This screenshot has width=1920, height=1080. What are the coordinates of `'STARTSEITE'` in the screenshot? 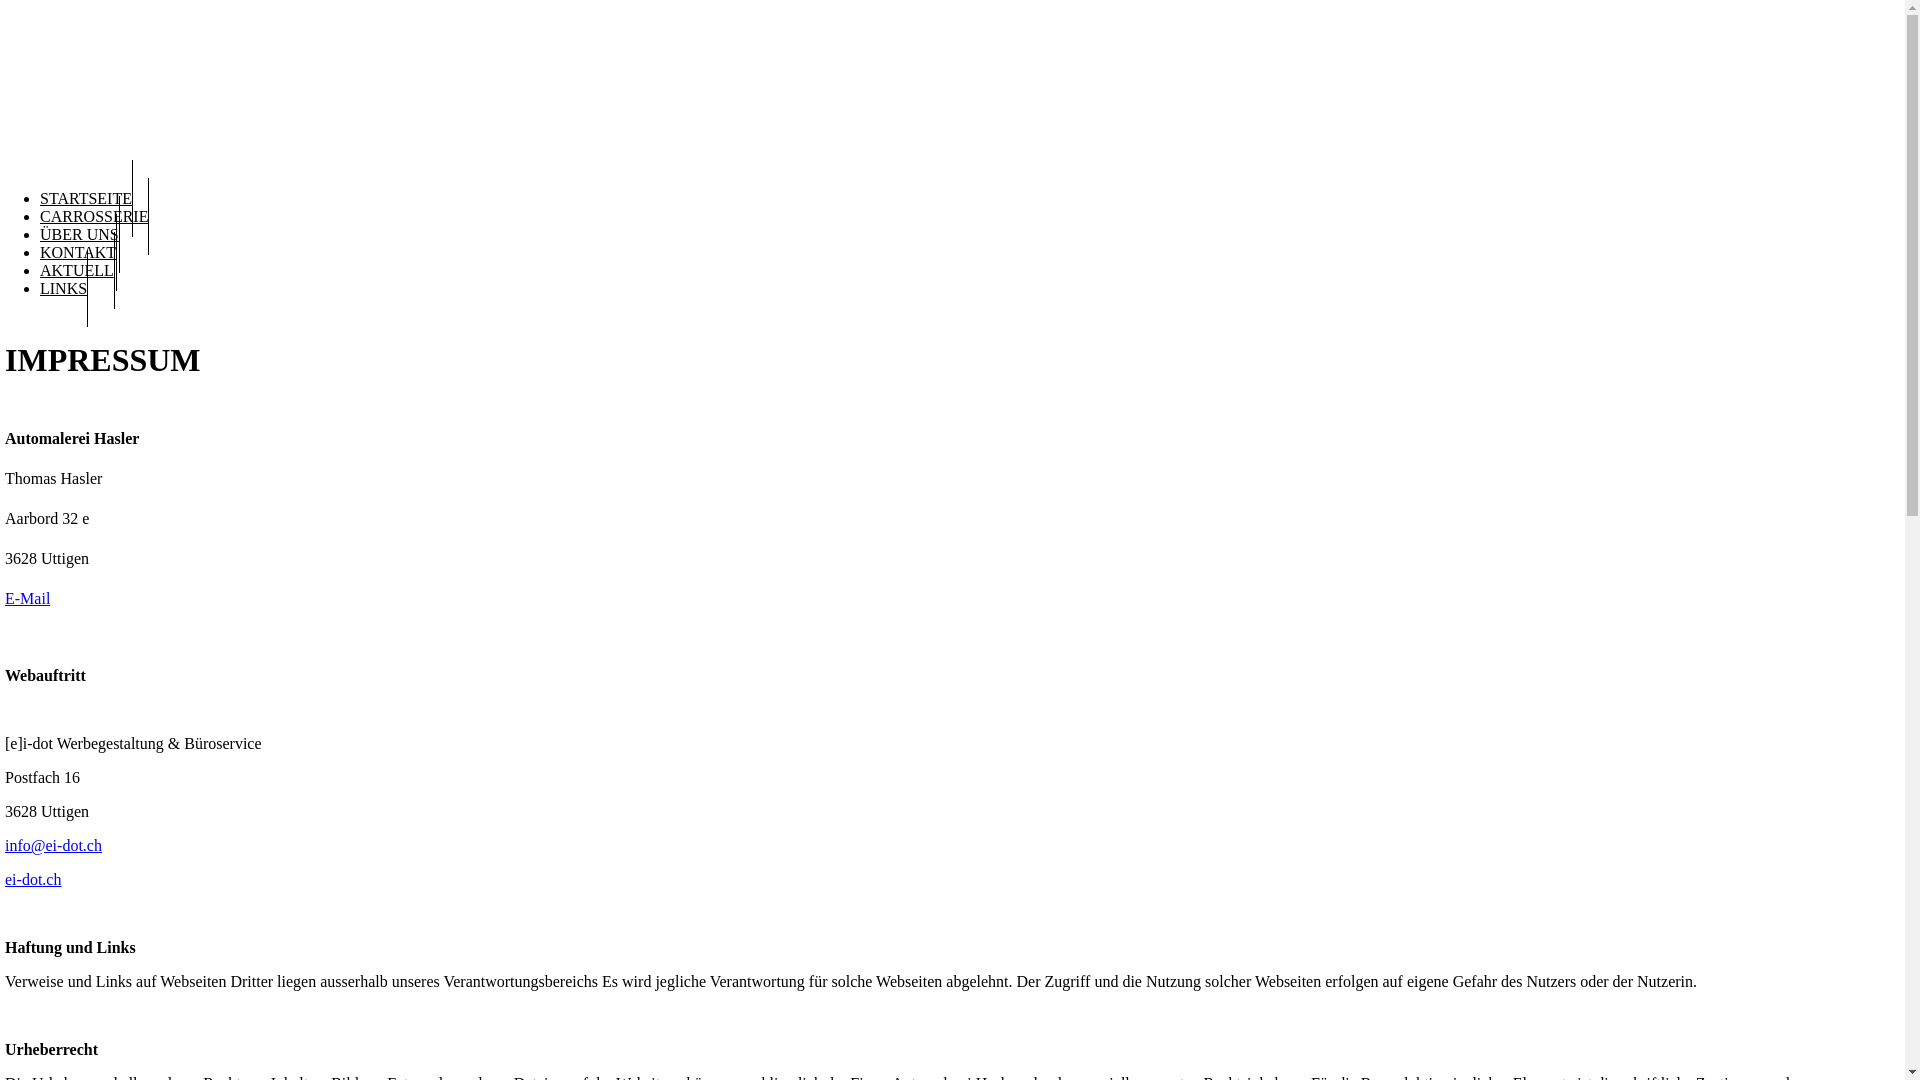 It's located at (39, 198).